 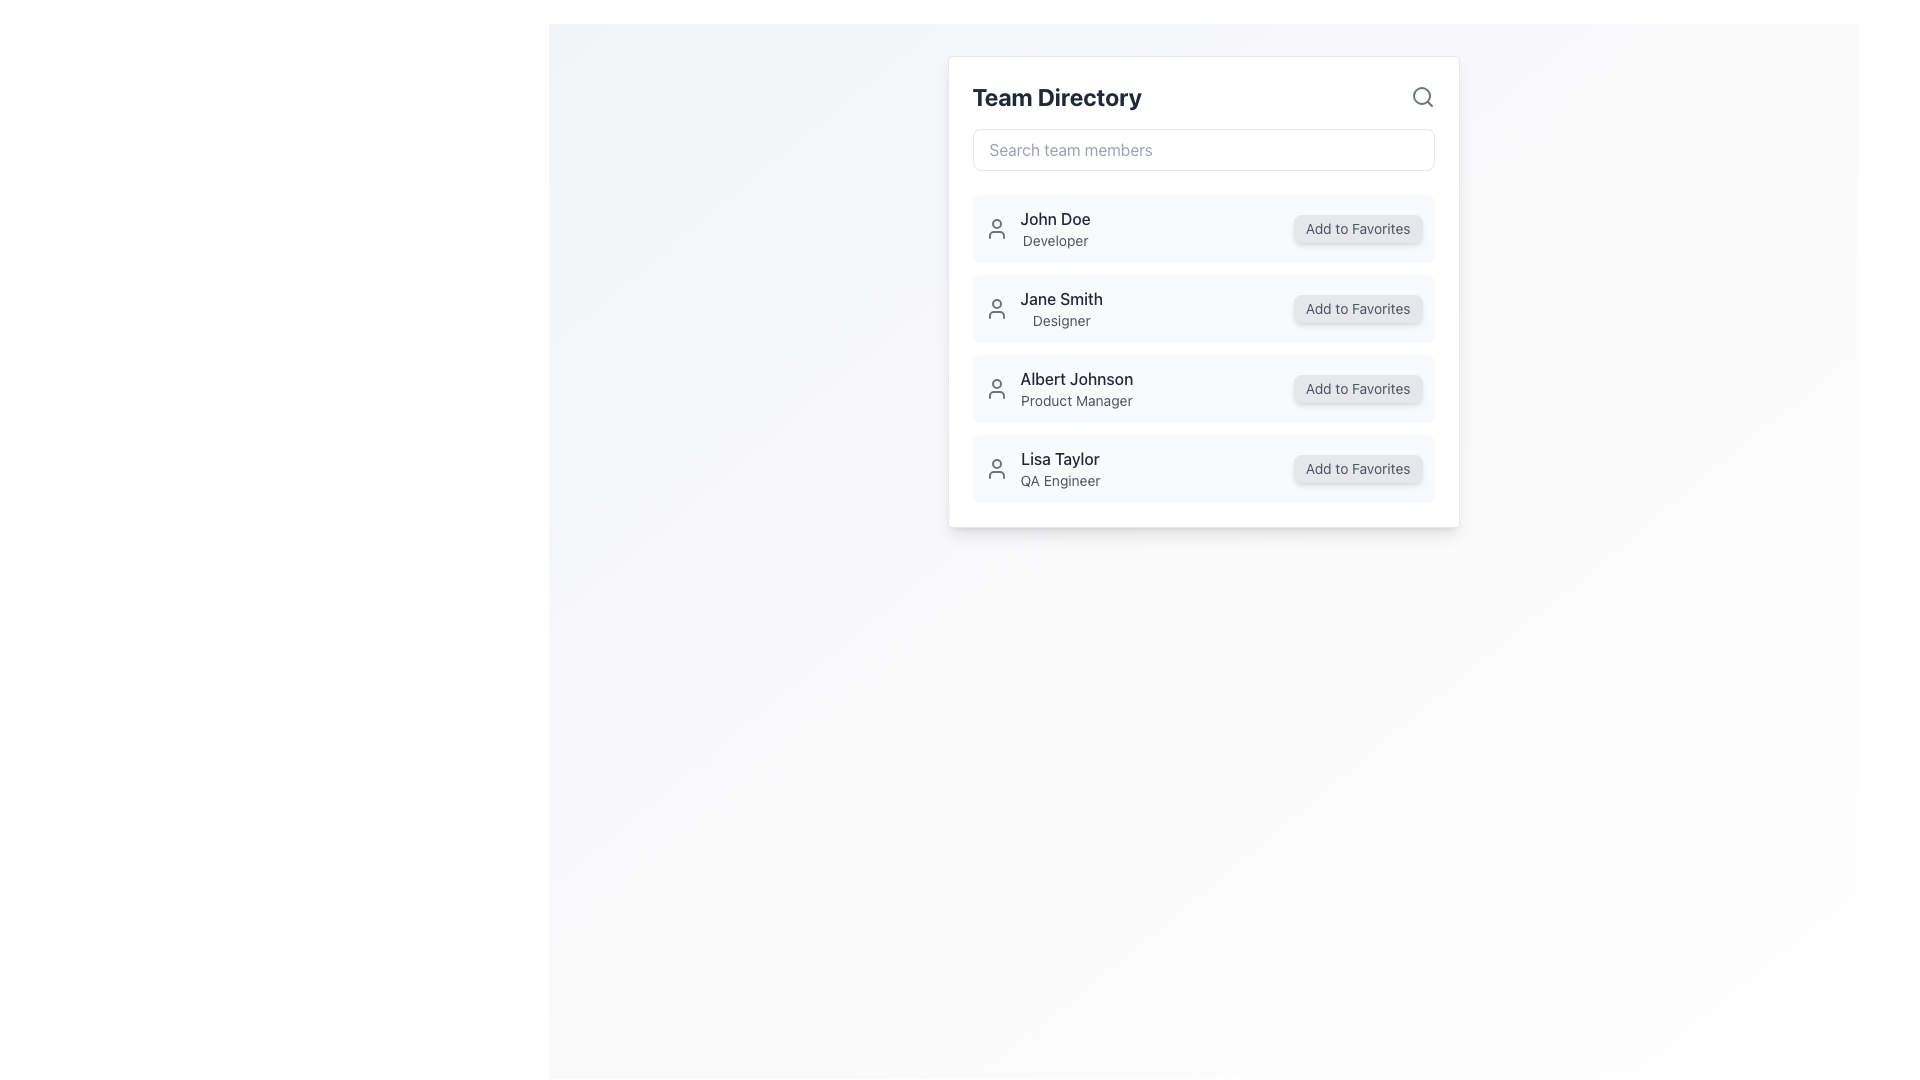 I want to click on the text label displaying 'Lisa Taylor' in bold, dark gray font, located in the fourth row of the team directory, above the job title 'QA Engineer' and to the left of the 'Add to Favorites' button, so click(x=1059, y=459).